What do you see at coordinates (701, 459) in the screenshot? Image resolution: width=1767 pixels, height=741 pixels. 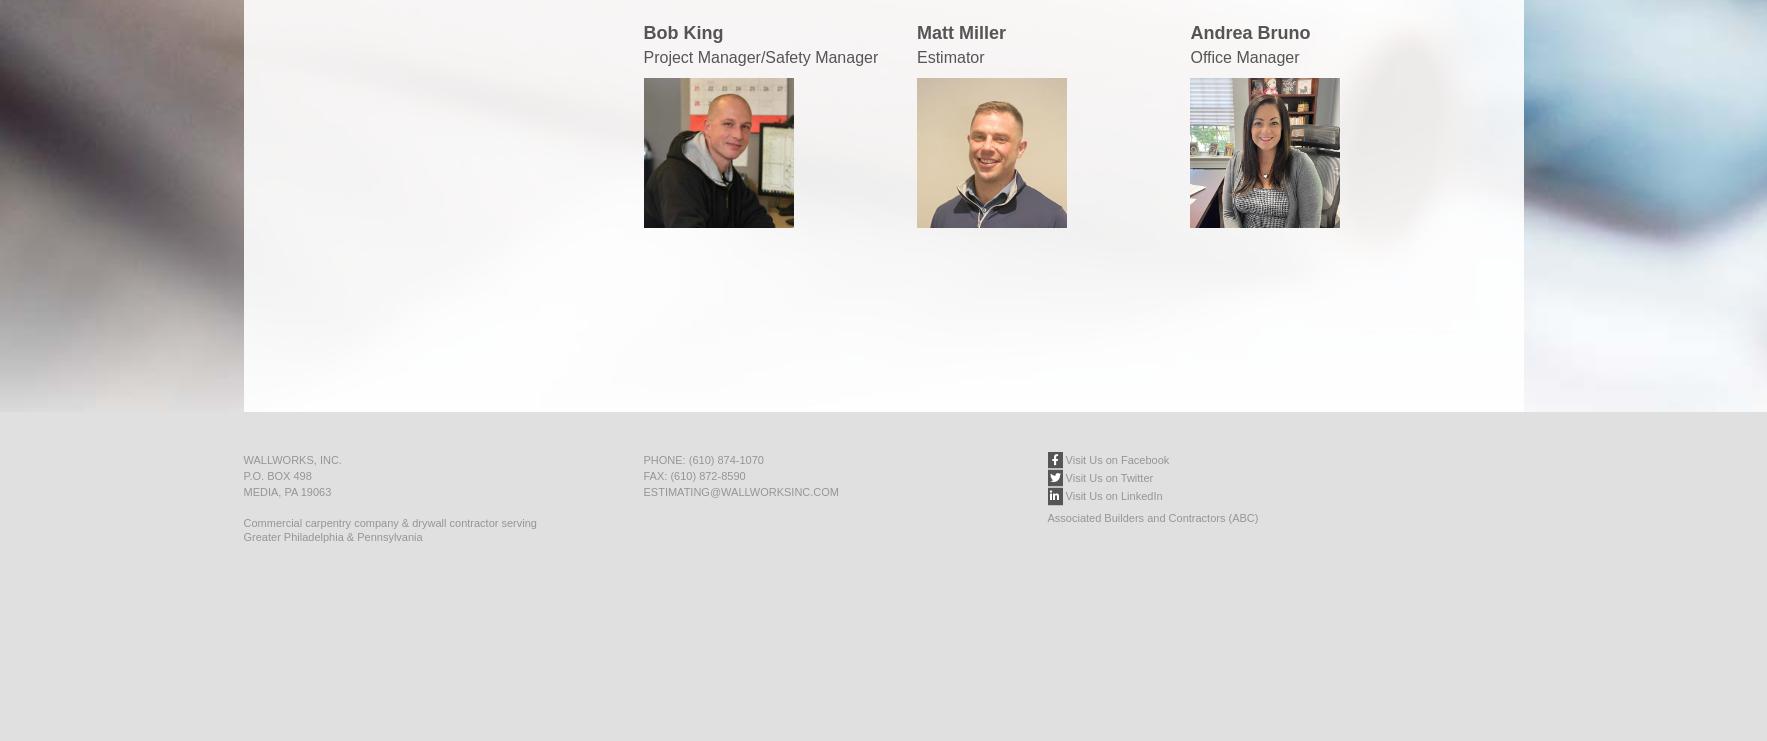 I see `'PHONE:	(610) 874-1070'` at bounding box center [701, 459].